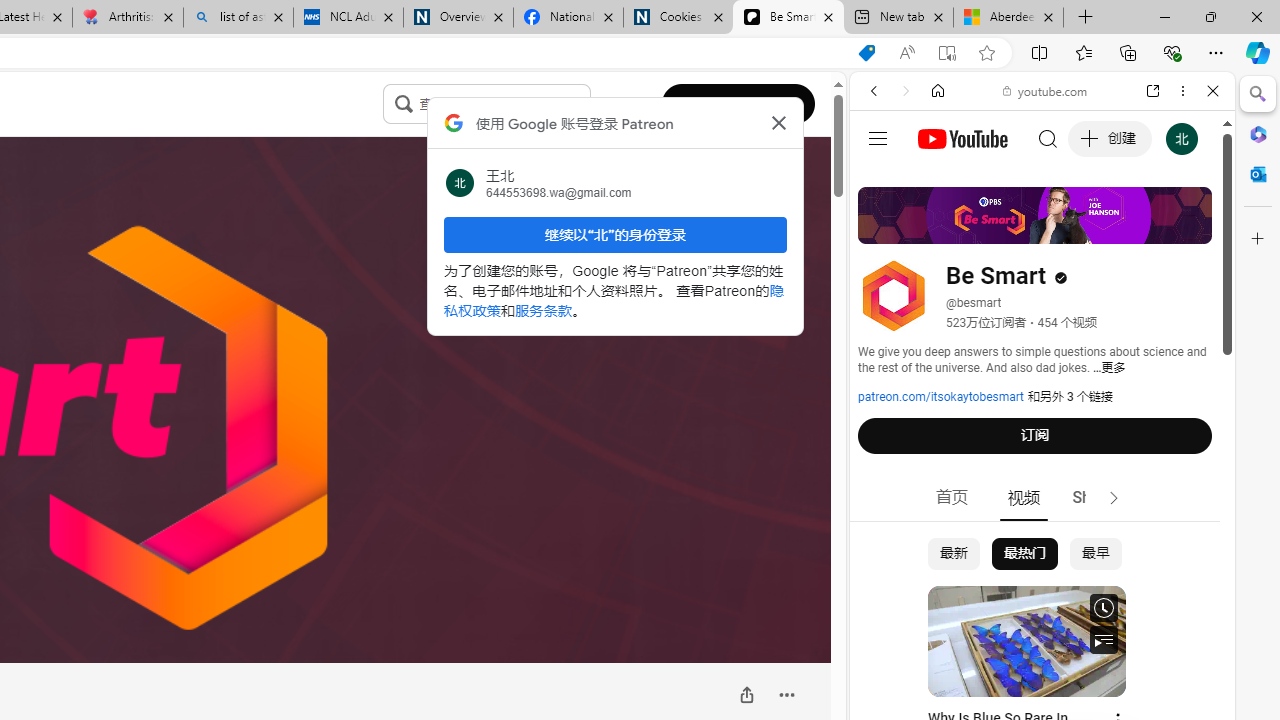 Image resolution: width=1280 pixels, height=720 pixels. Describe the element at coordinates (1113, 497) in the screenshot. I see `'AutomationID: right'` at that location.